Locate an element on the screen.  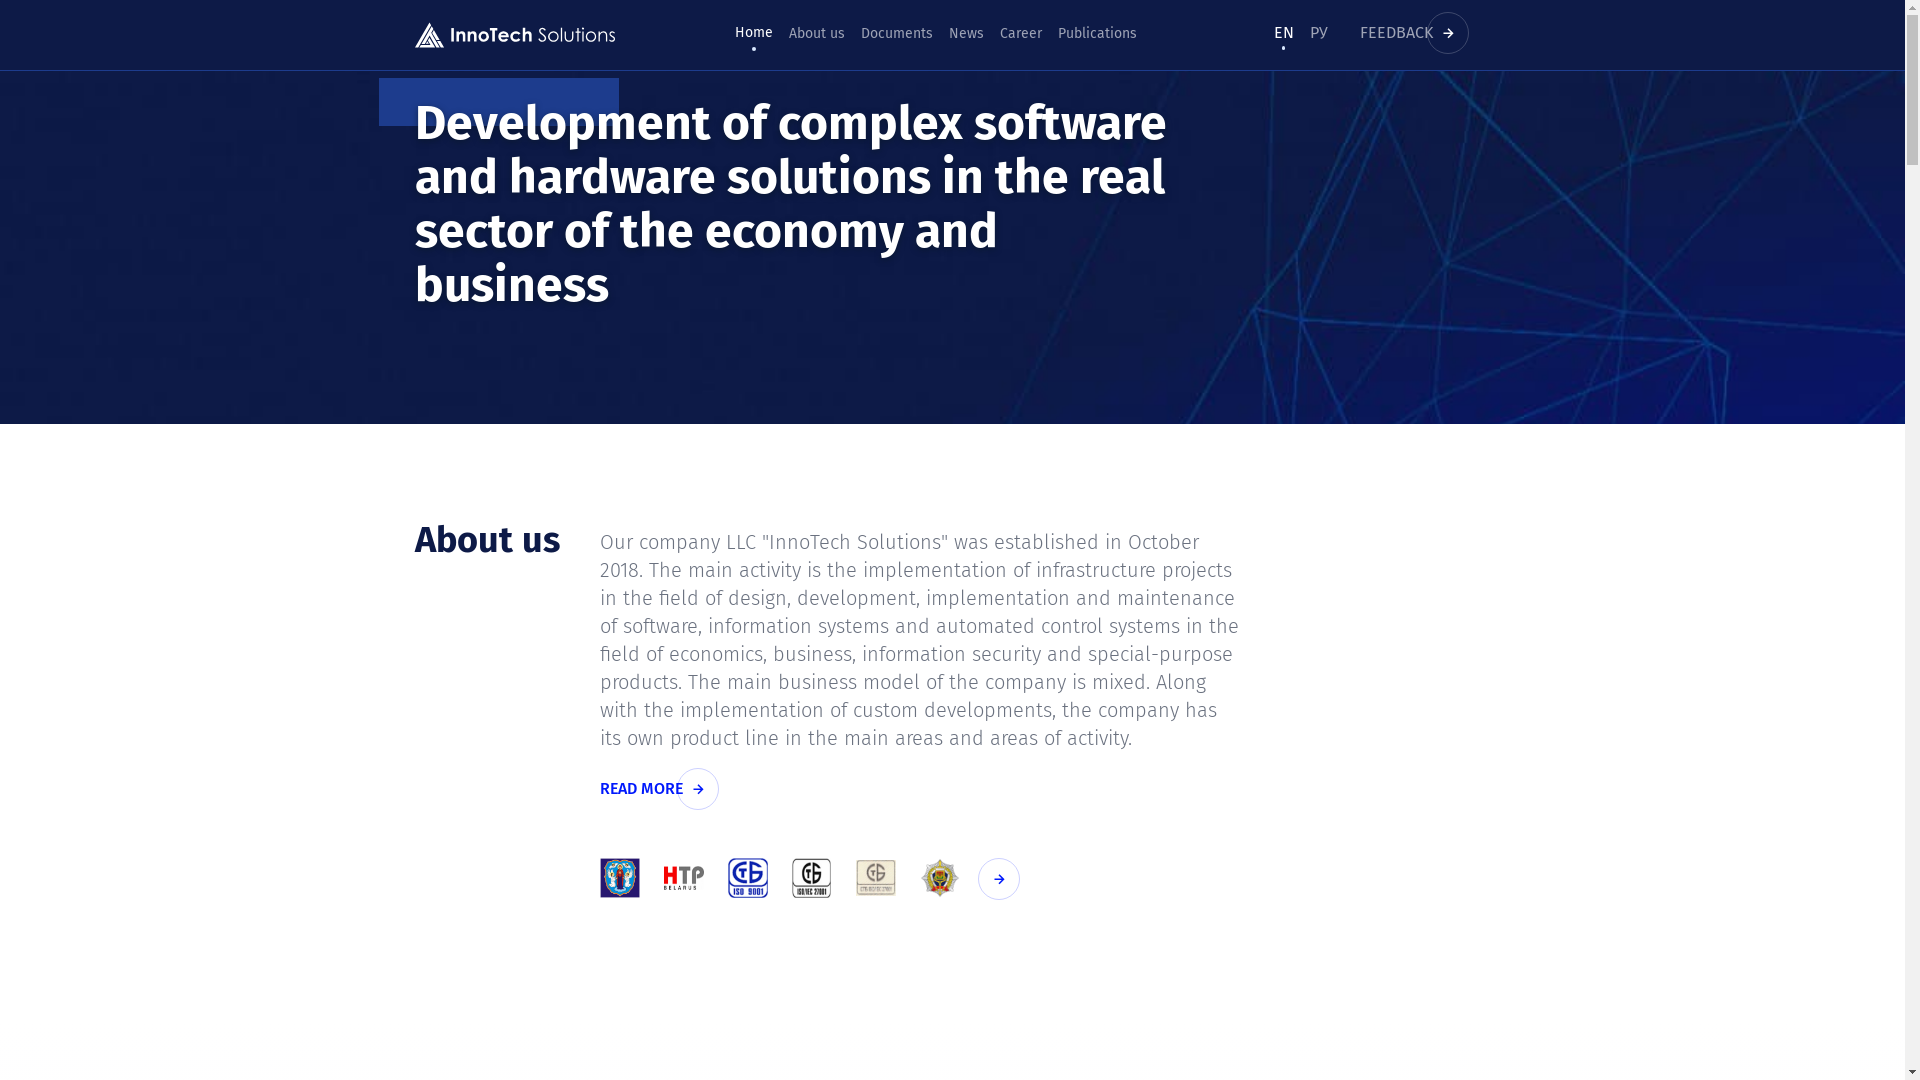
'READ MORE' is located at coordinates (662, 788).